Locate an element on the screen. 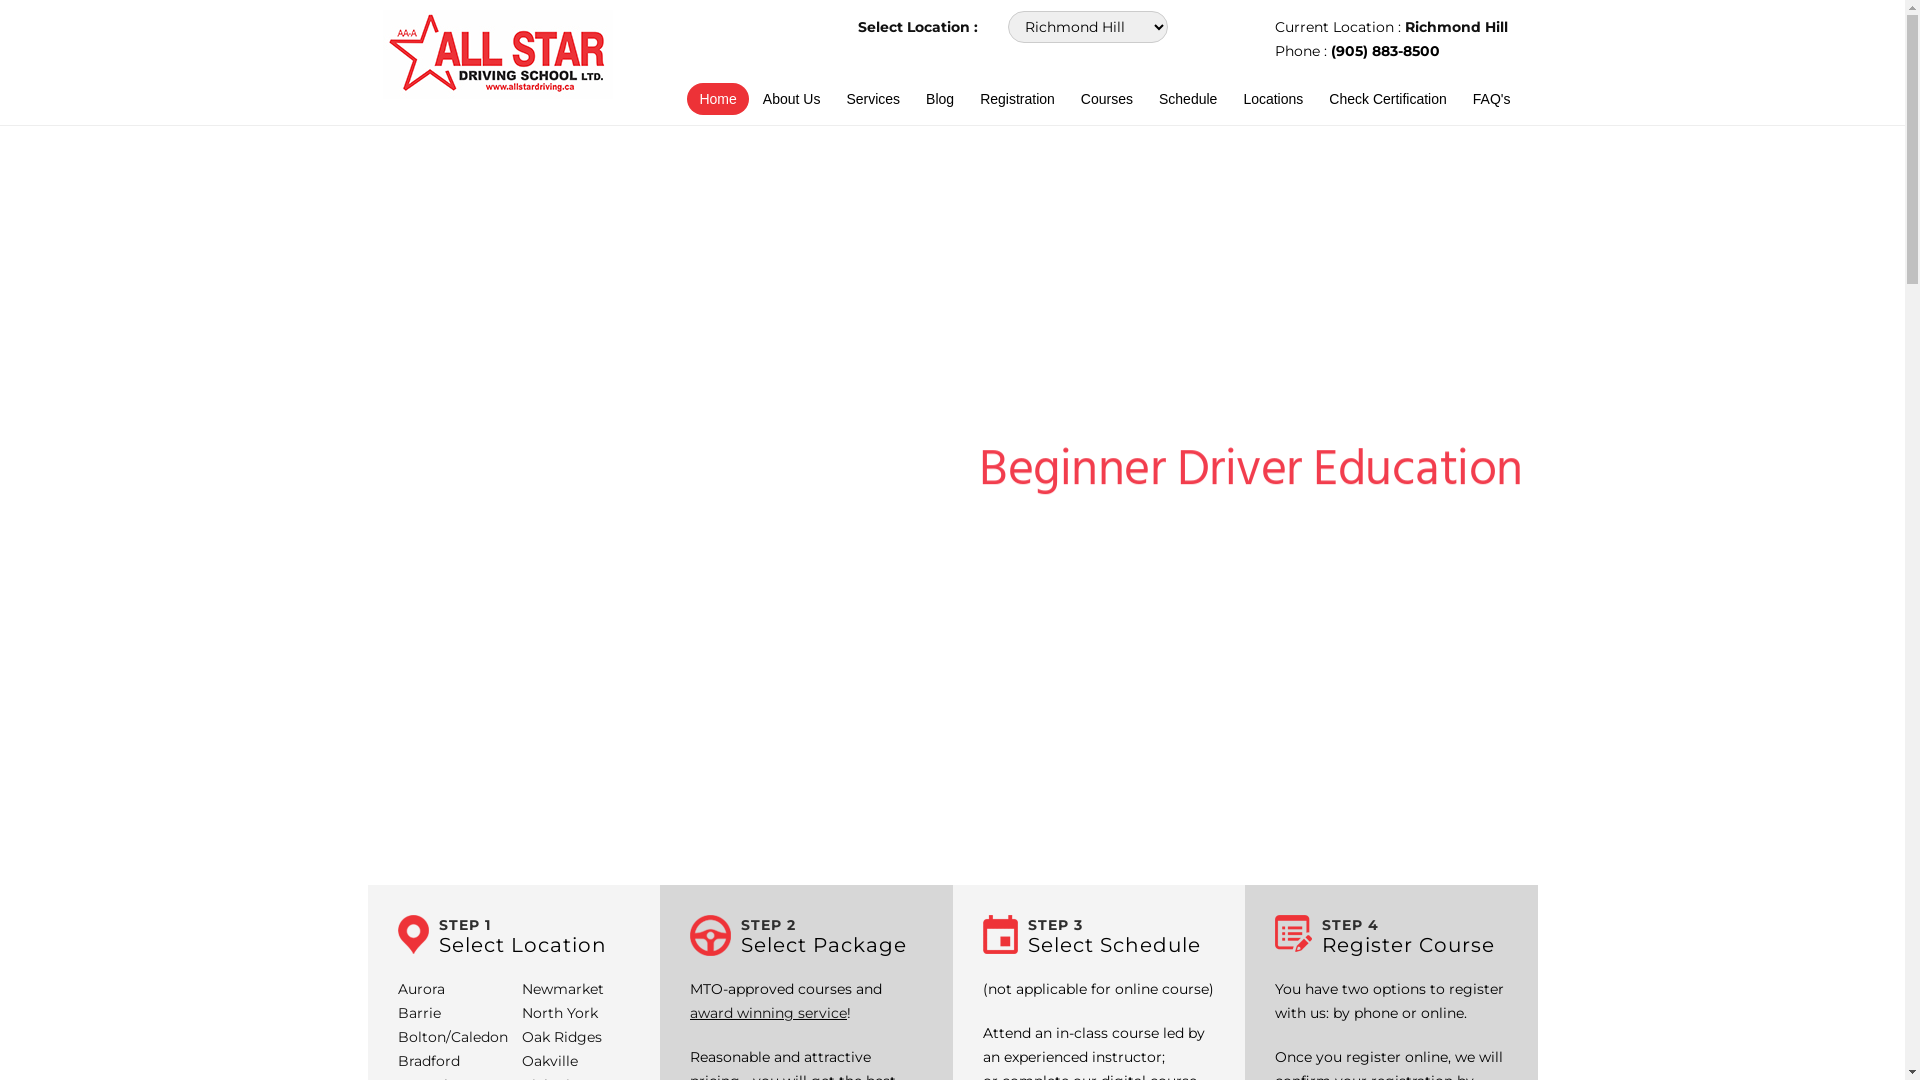  'Bolton/Caledon' is located at coordinates (398, 1036).